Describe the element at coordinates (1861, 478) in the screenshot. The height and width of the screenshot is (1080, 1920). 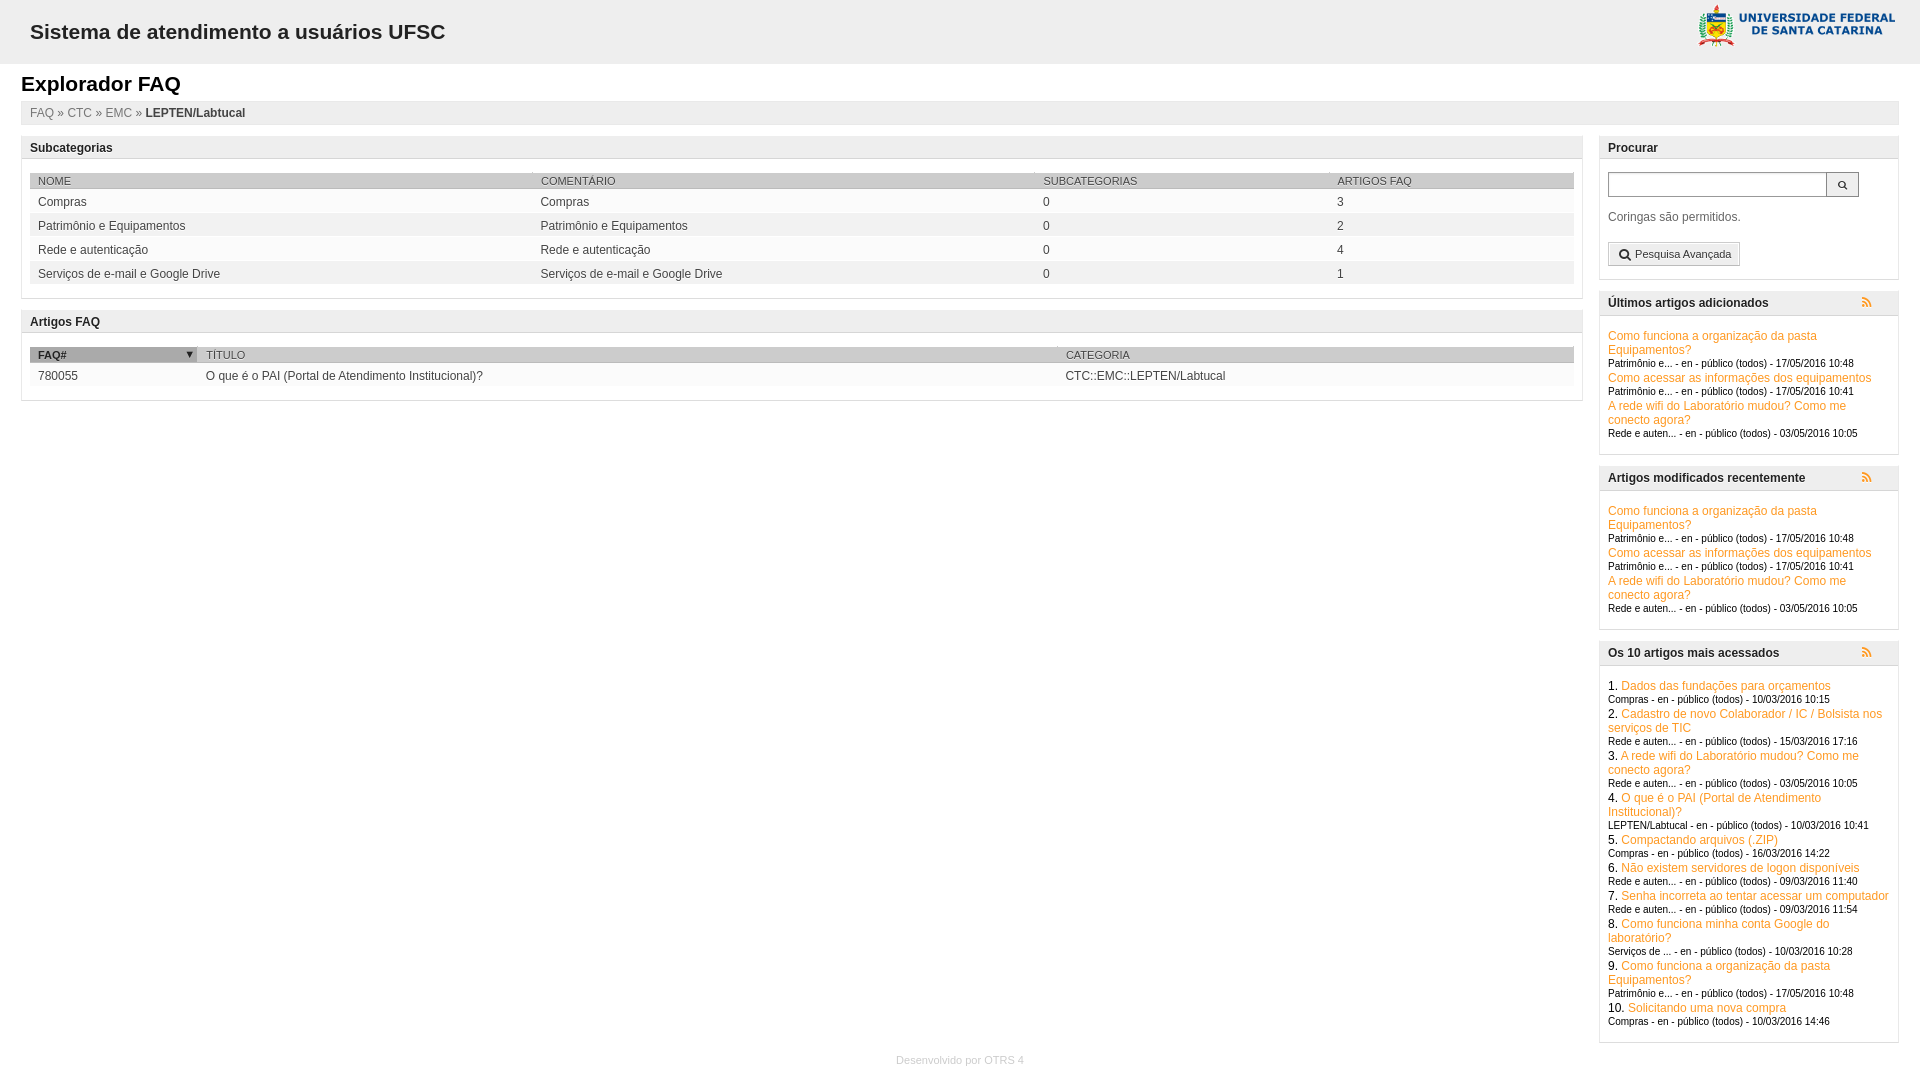
I see `'Artigos FAQ (alterados recentemente)'` at that location.